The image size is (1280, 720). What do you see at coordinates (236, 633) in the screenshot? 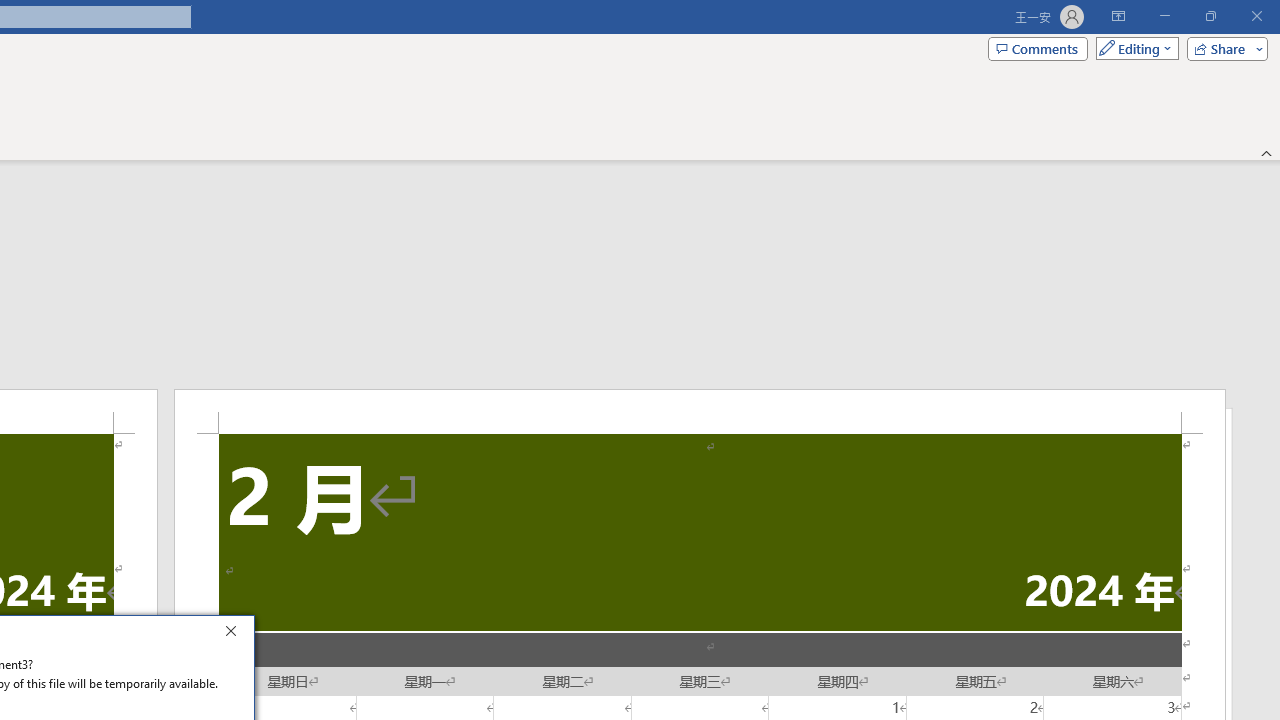
I see `'Close'` at bounding box center [236, 633].